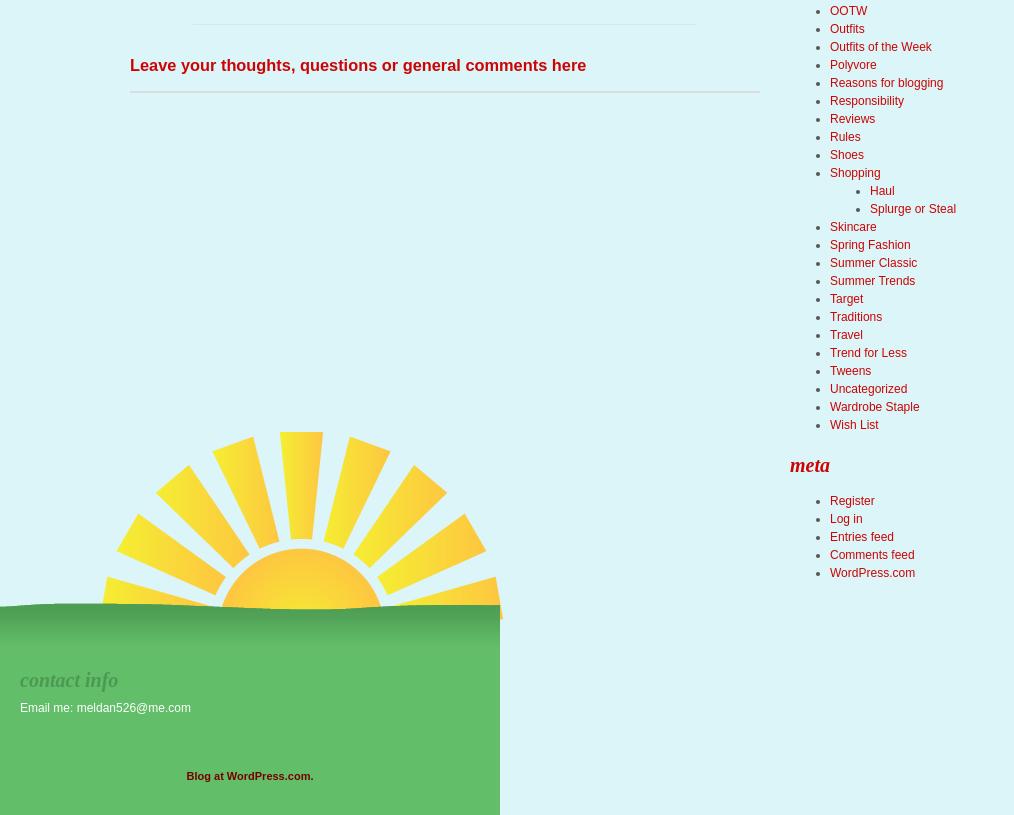 This screenshot has width=1014, height=815. What do you see at coordinates (854, 173) in the screenshot?
I see `'Shopping'` at bounding box center [854, 173].